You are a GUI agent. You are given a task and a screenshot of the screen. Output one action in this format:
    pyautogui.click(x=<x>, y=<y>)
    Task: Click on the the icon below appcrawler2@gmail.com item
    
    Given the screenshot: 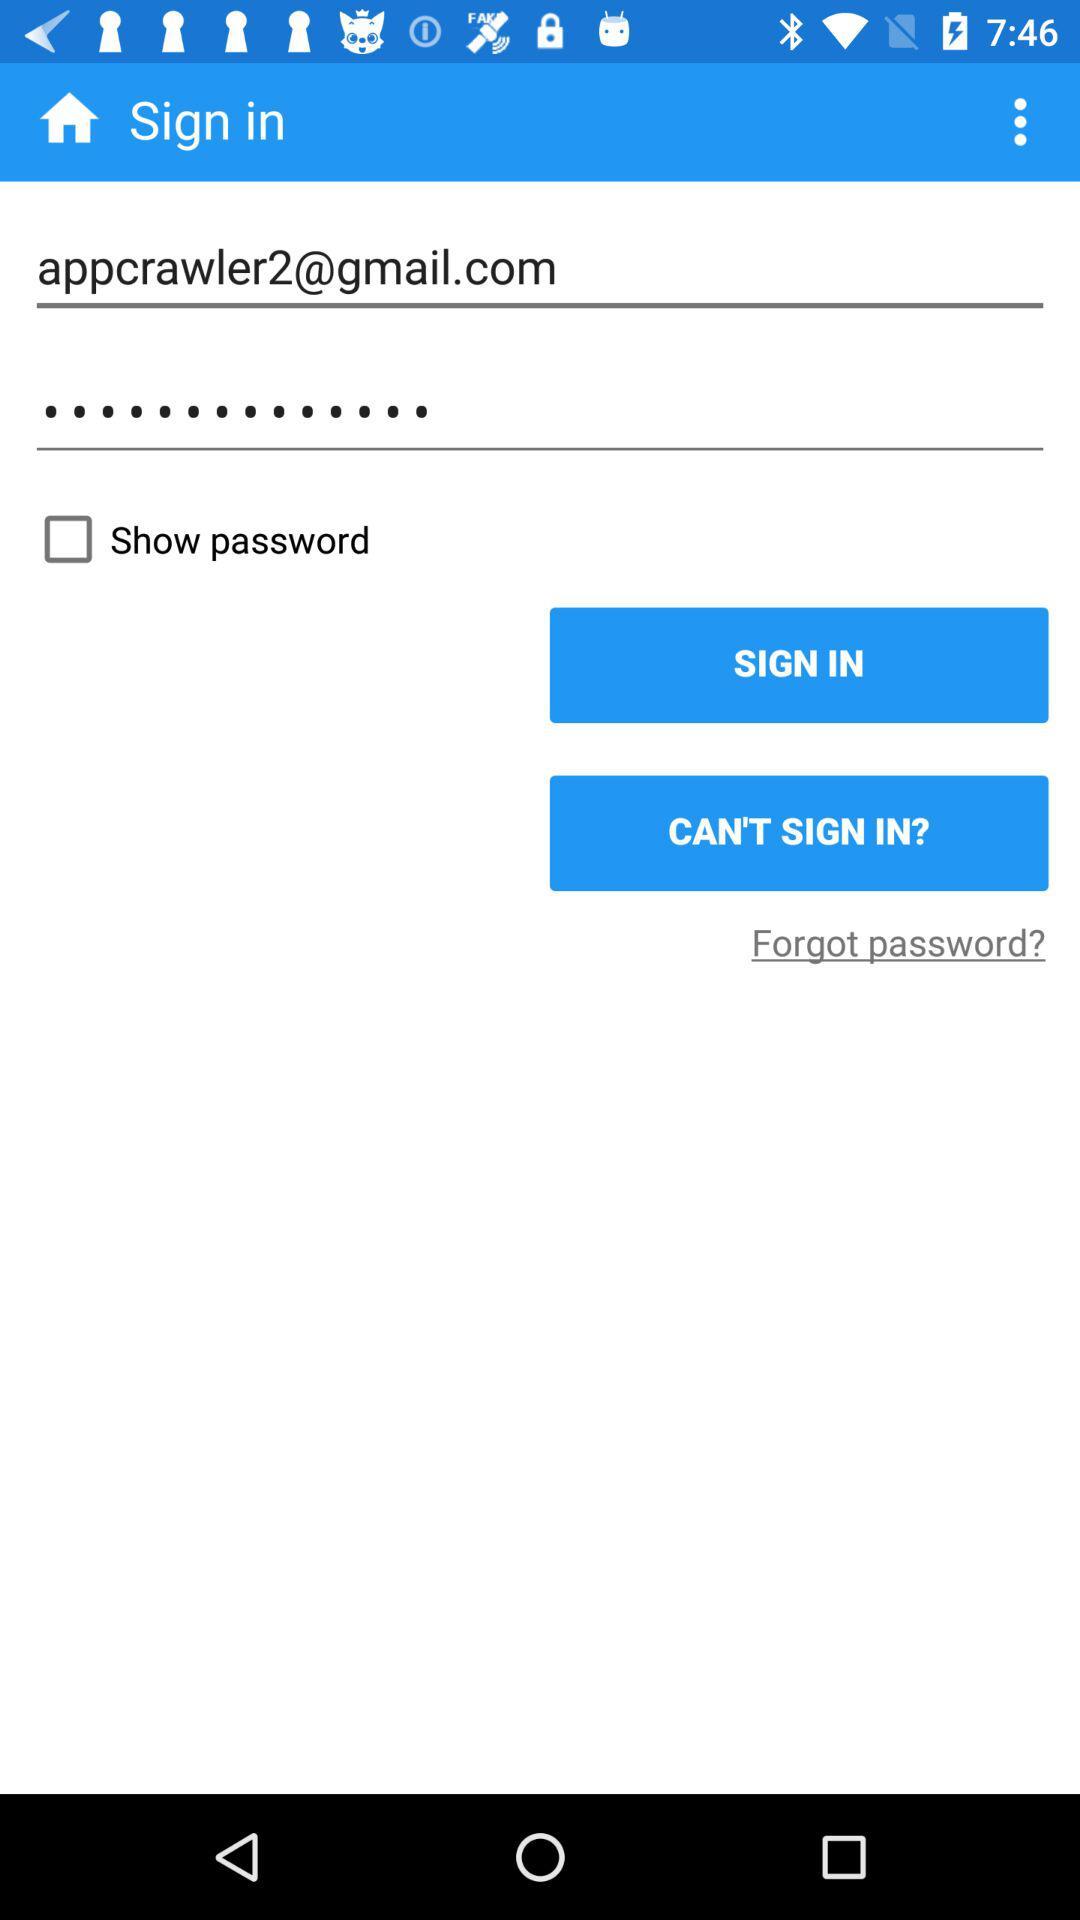 What is the action you would take?
    pyautogui.click(x=540, y=410)
    